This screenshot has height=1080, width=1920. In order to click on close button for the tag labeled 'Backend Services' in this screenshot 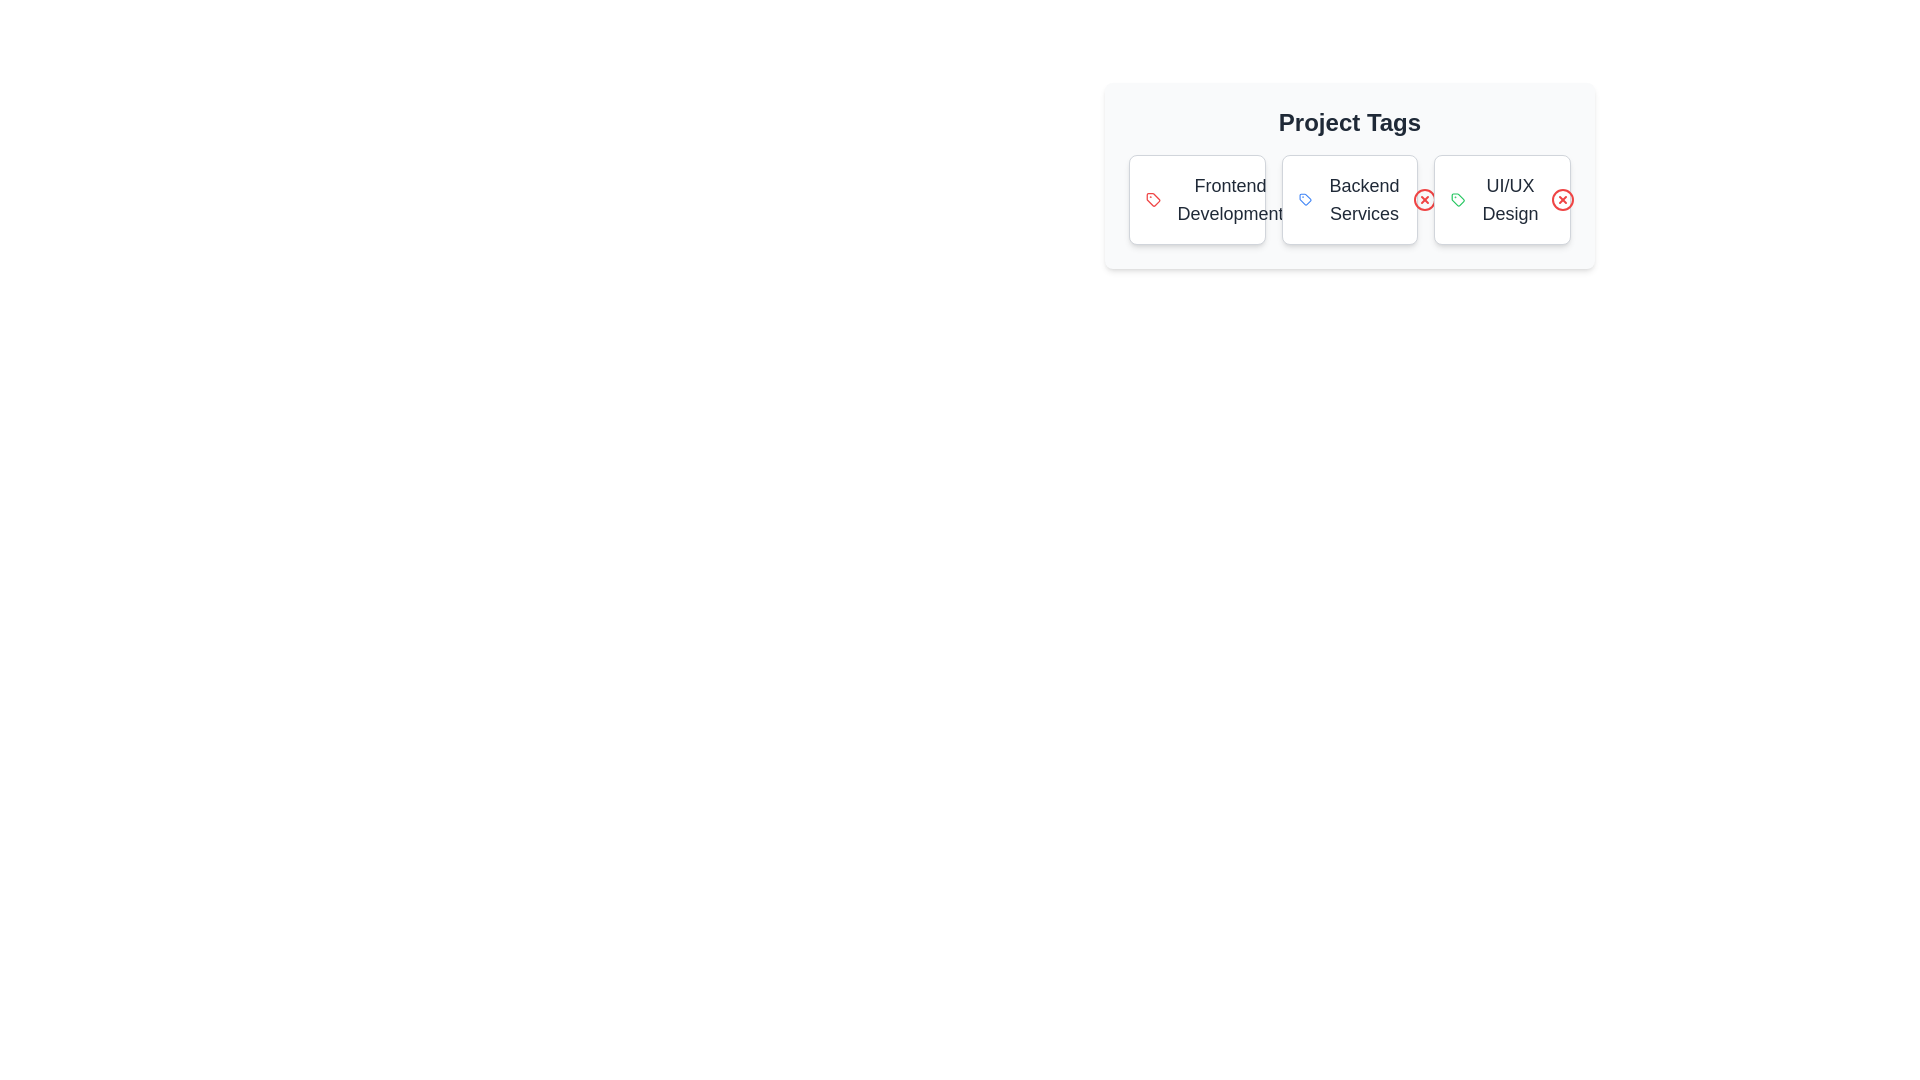, I will do `click(1423, 200)`.